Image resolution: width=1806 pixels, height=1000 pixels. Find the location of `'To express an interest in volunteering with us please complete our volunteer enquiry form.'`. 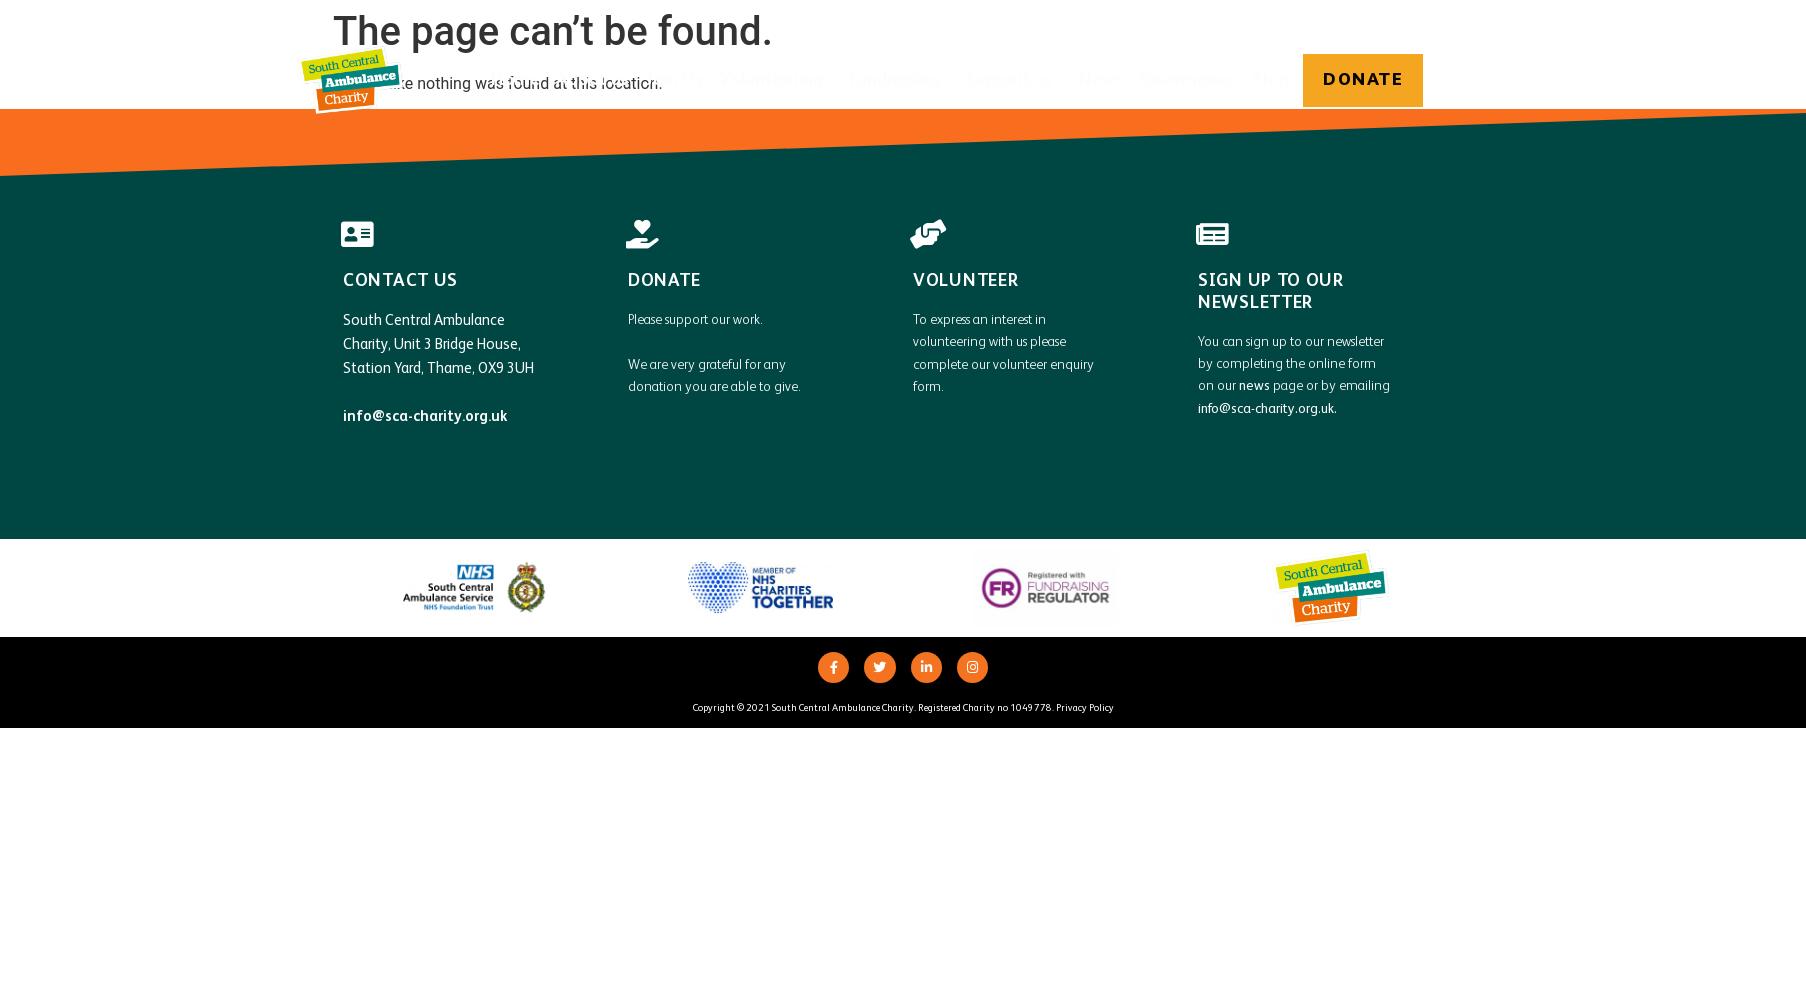

'To express an interest in volunteering with us please complete our volunteer enquiry form.' is located at coordinates (911, 352).